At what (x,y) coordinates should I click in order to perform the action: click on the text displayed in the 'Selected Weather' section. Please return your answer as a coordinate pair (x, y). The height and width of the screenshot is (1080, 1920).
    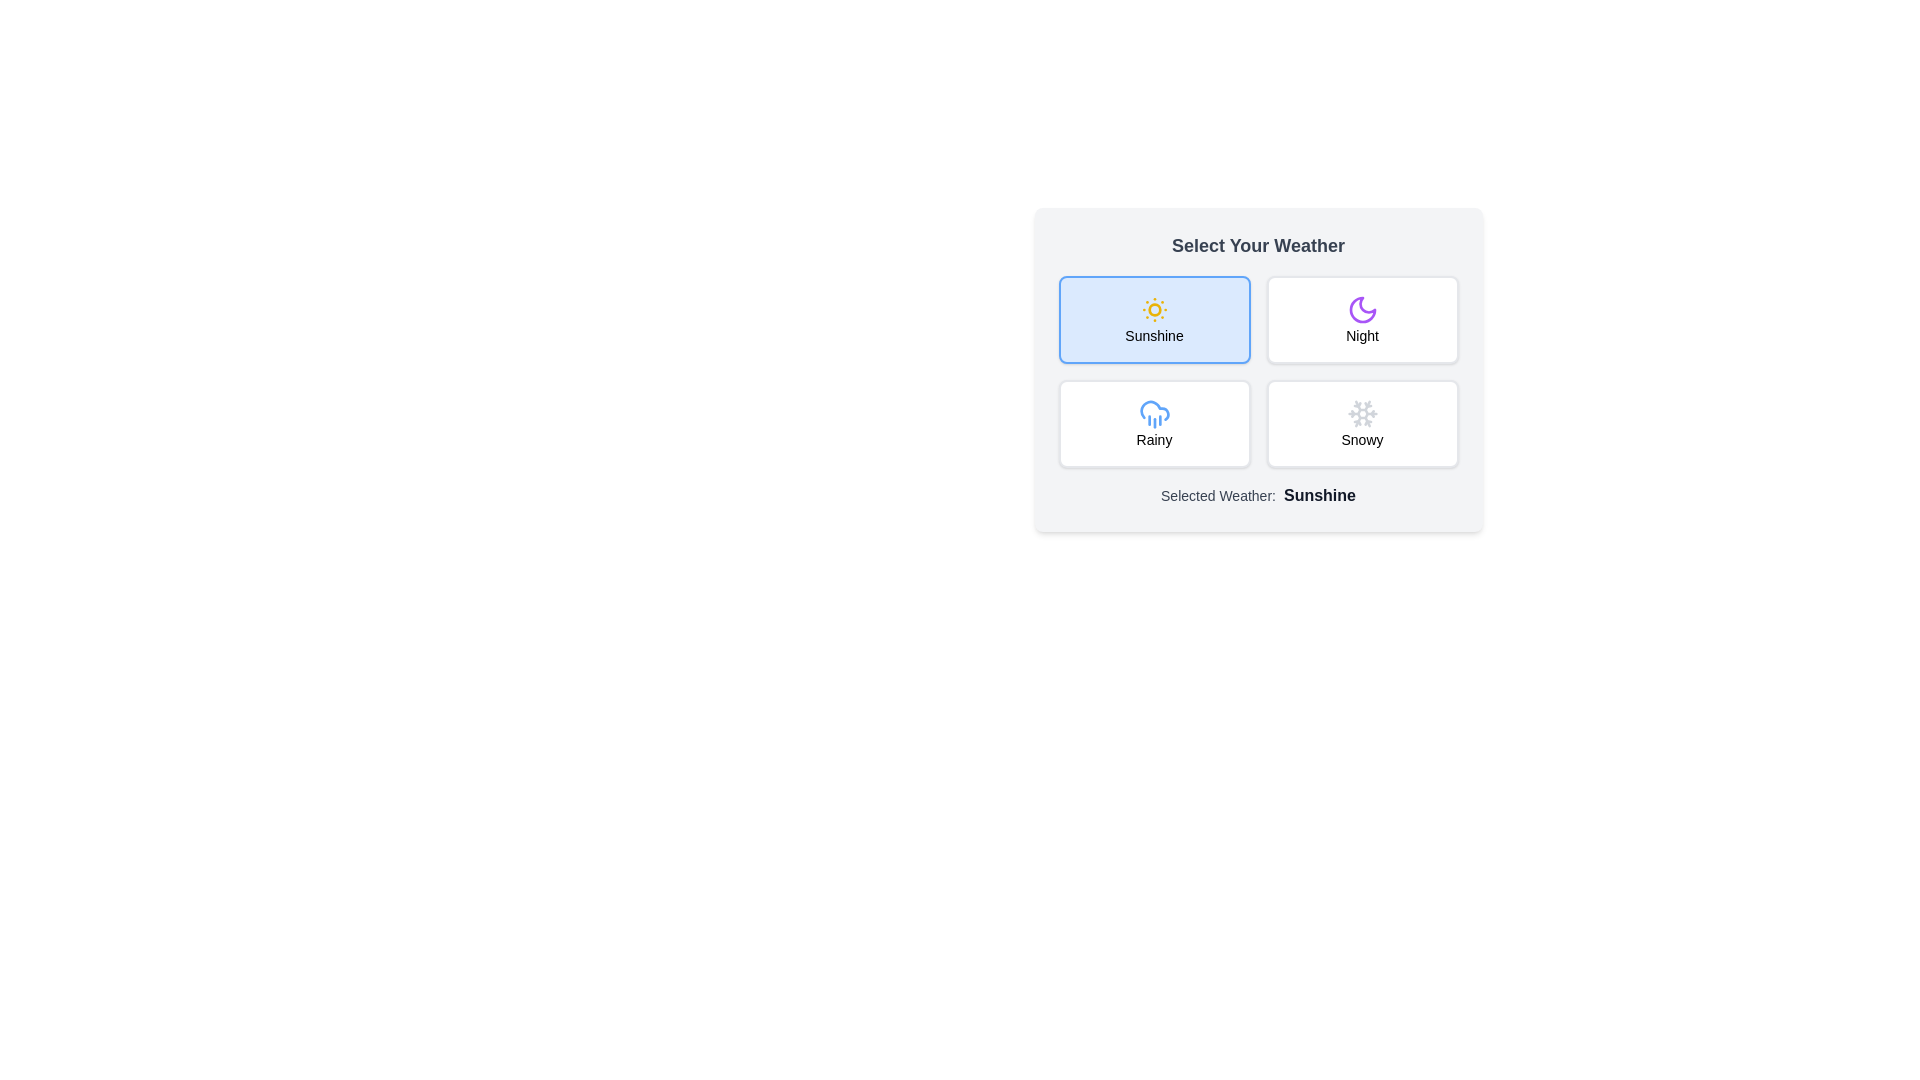
    Looking at the image, I should click on (1257, 495).